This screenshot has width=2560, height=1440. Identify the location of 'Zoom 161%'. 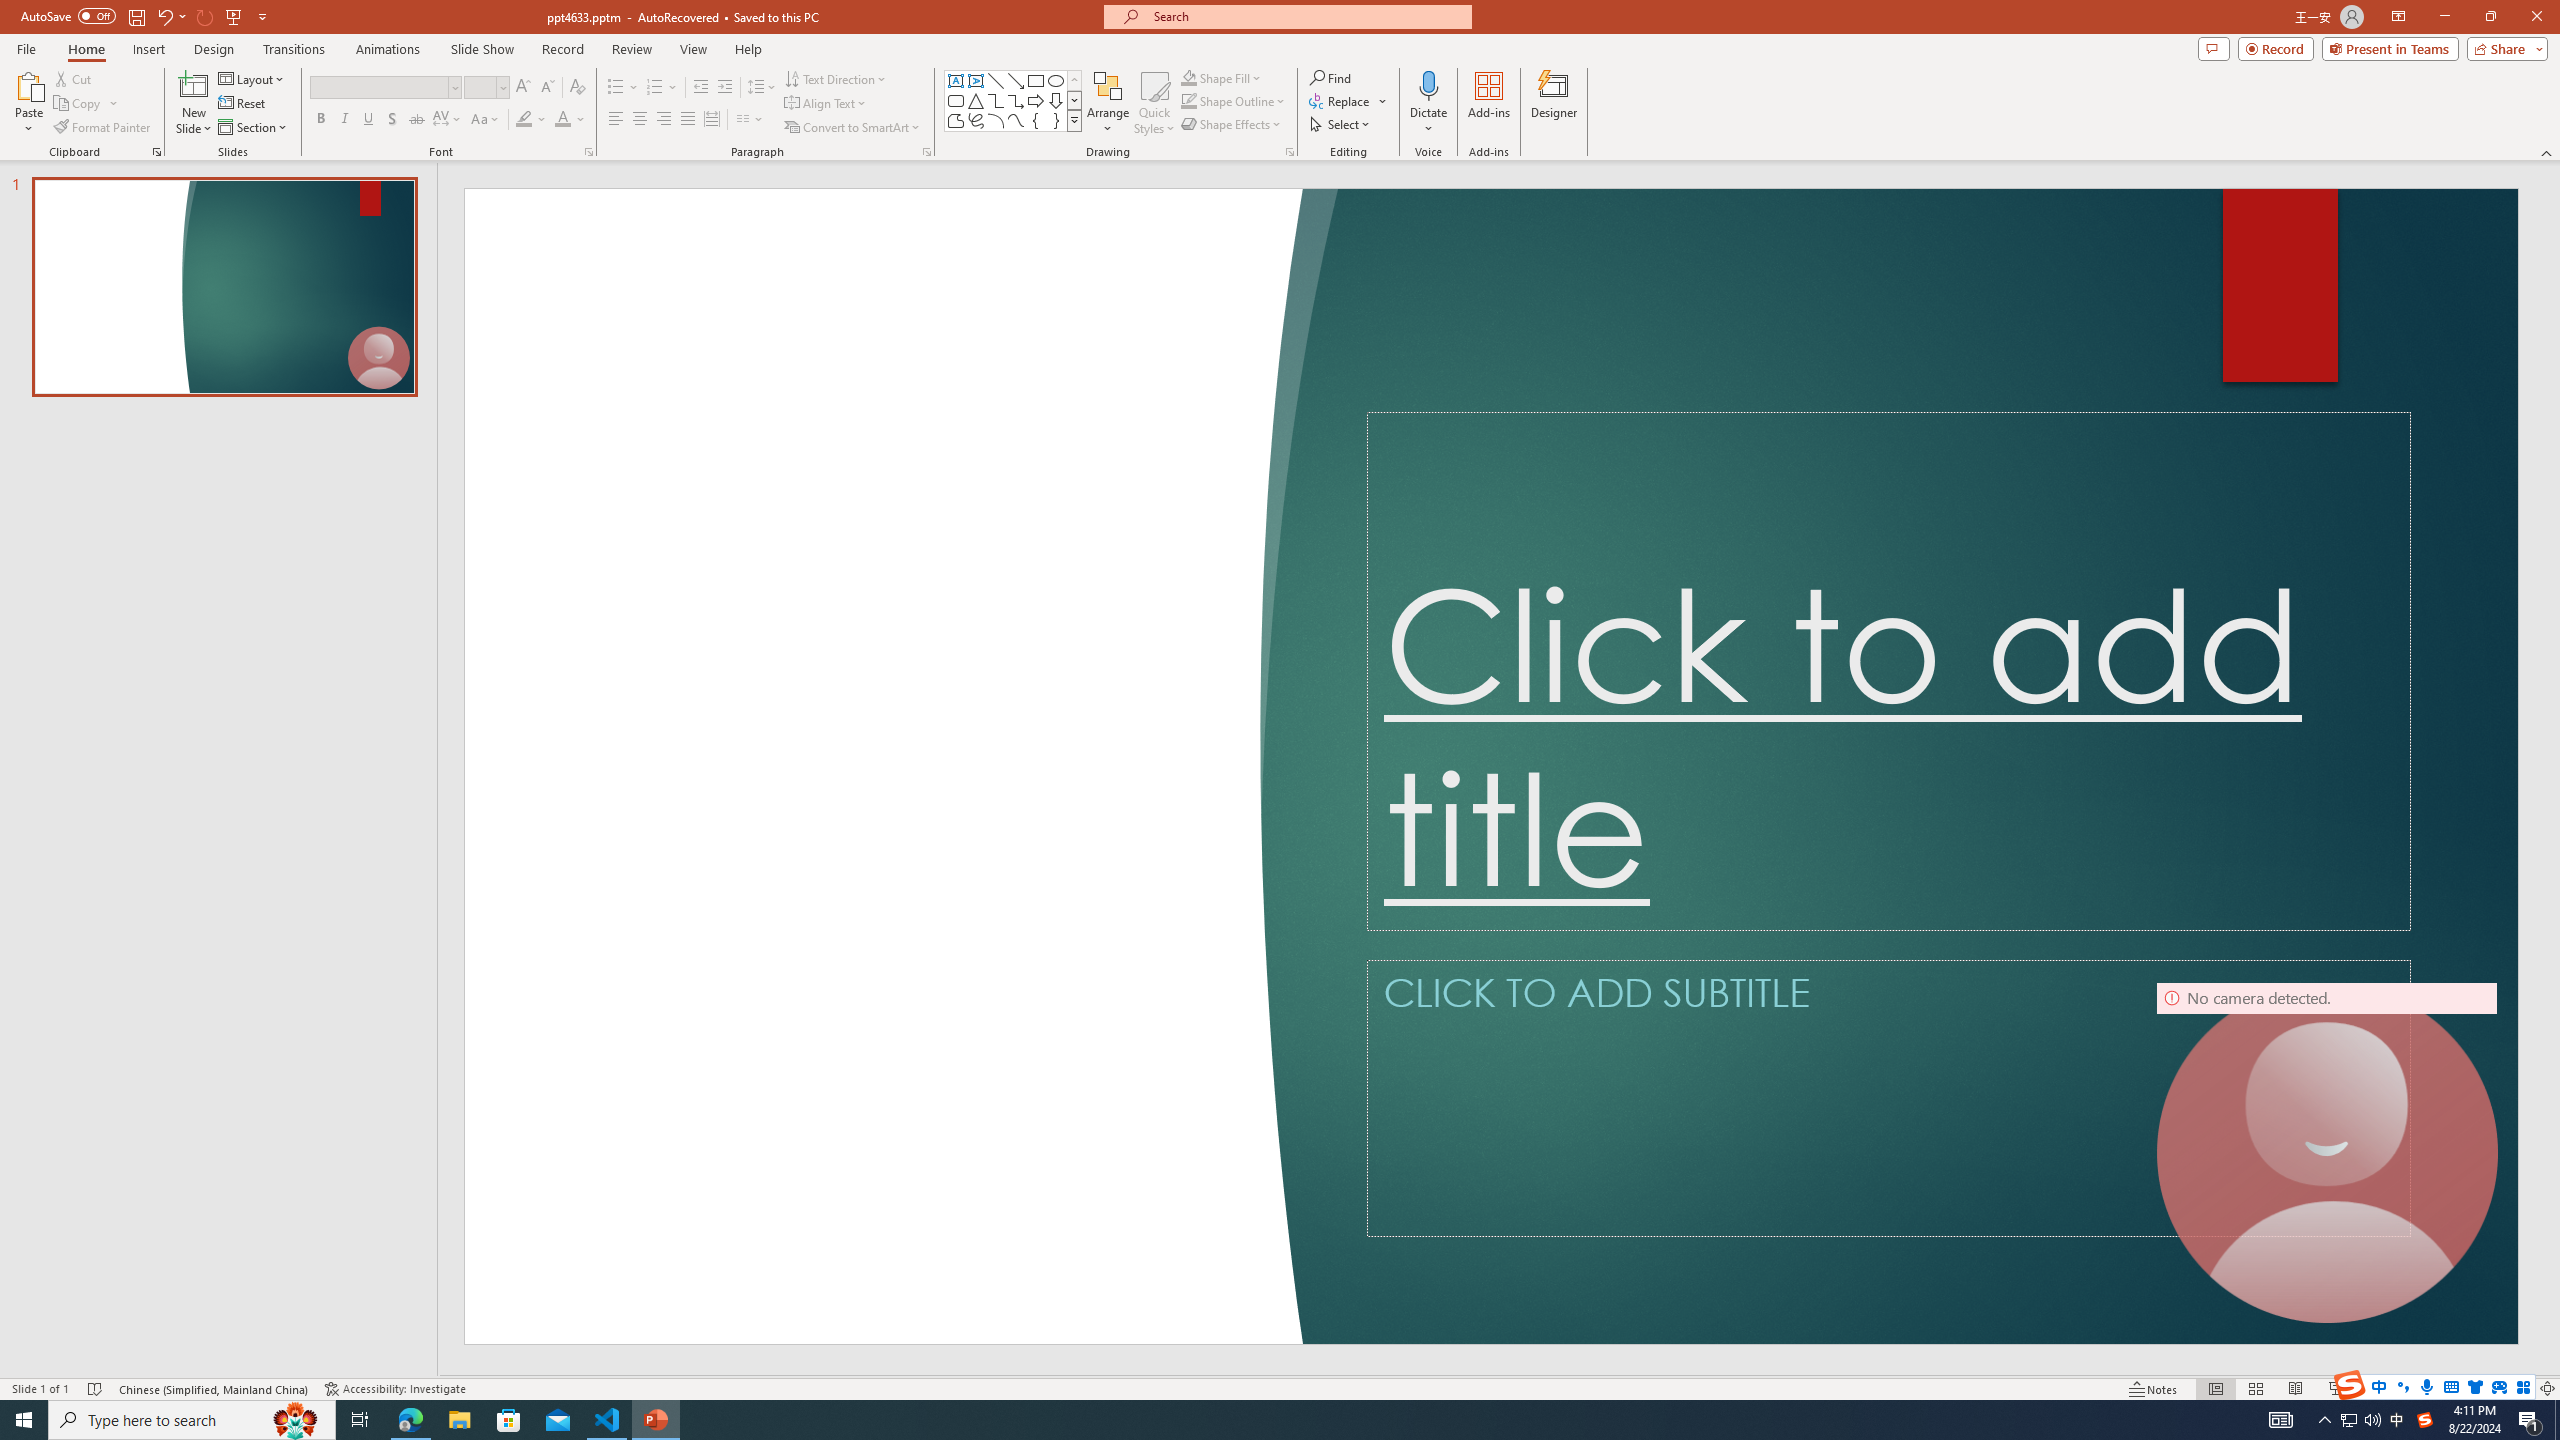
(2515, 1389).